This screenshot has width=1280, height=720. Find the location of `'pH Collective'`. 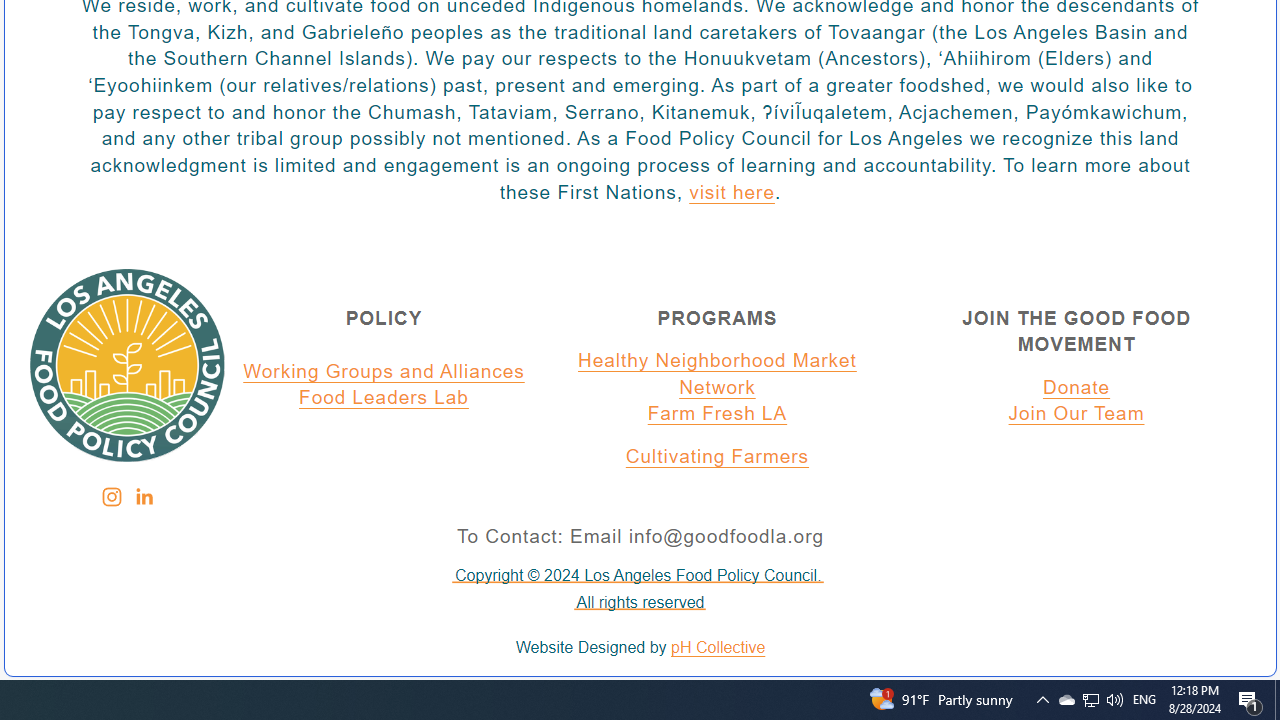

'pH Collective' is located at coordinates (718, 648).